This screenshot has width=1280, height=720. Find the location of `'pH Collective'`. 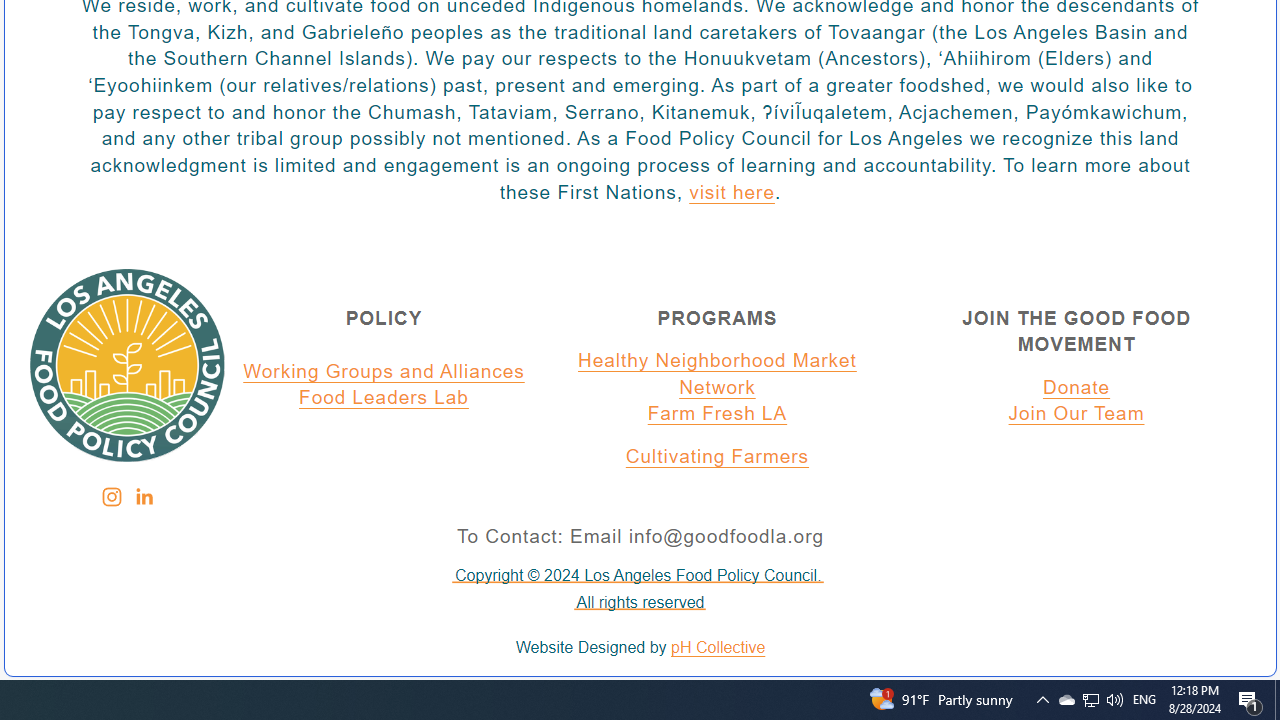

'pH Collective' is located at coordinates (718, 648).